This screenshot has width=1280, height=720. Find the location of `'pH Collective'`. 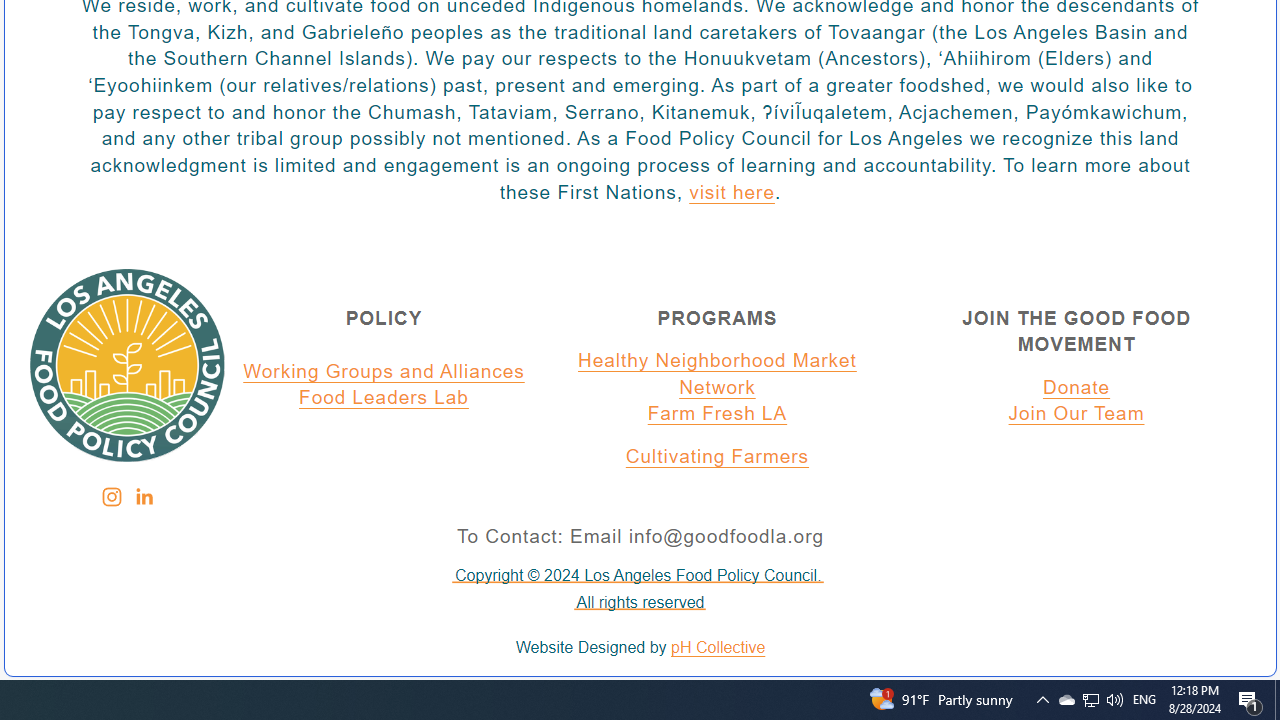

'pH Collective' is located at coordinates (718, 648).